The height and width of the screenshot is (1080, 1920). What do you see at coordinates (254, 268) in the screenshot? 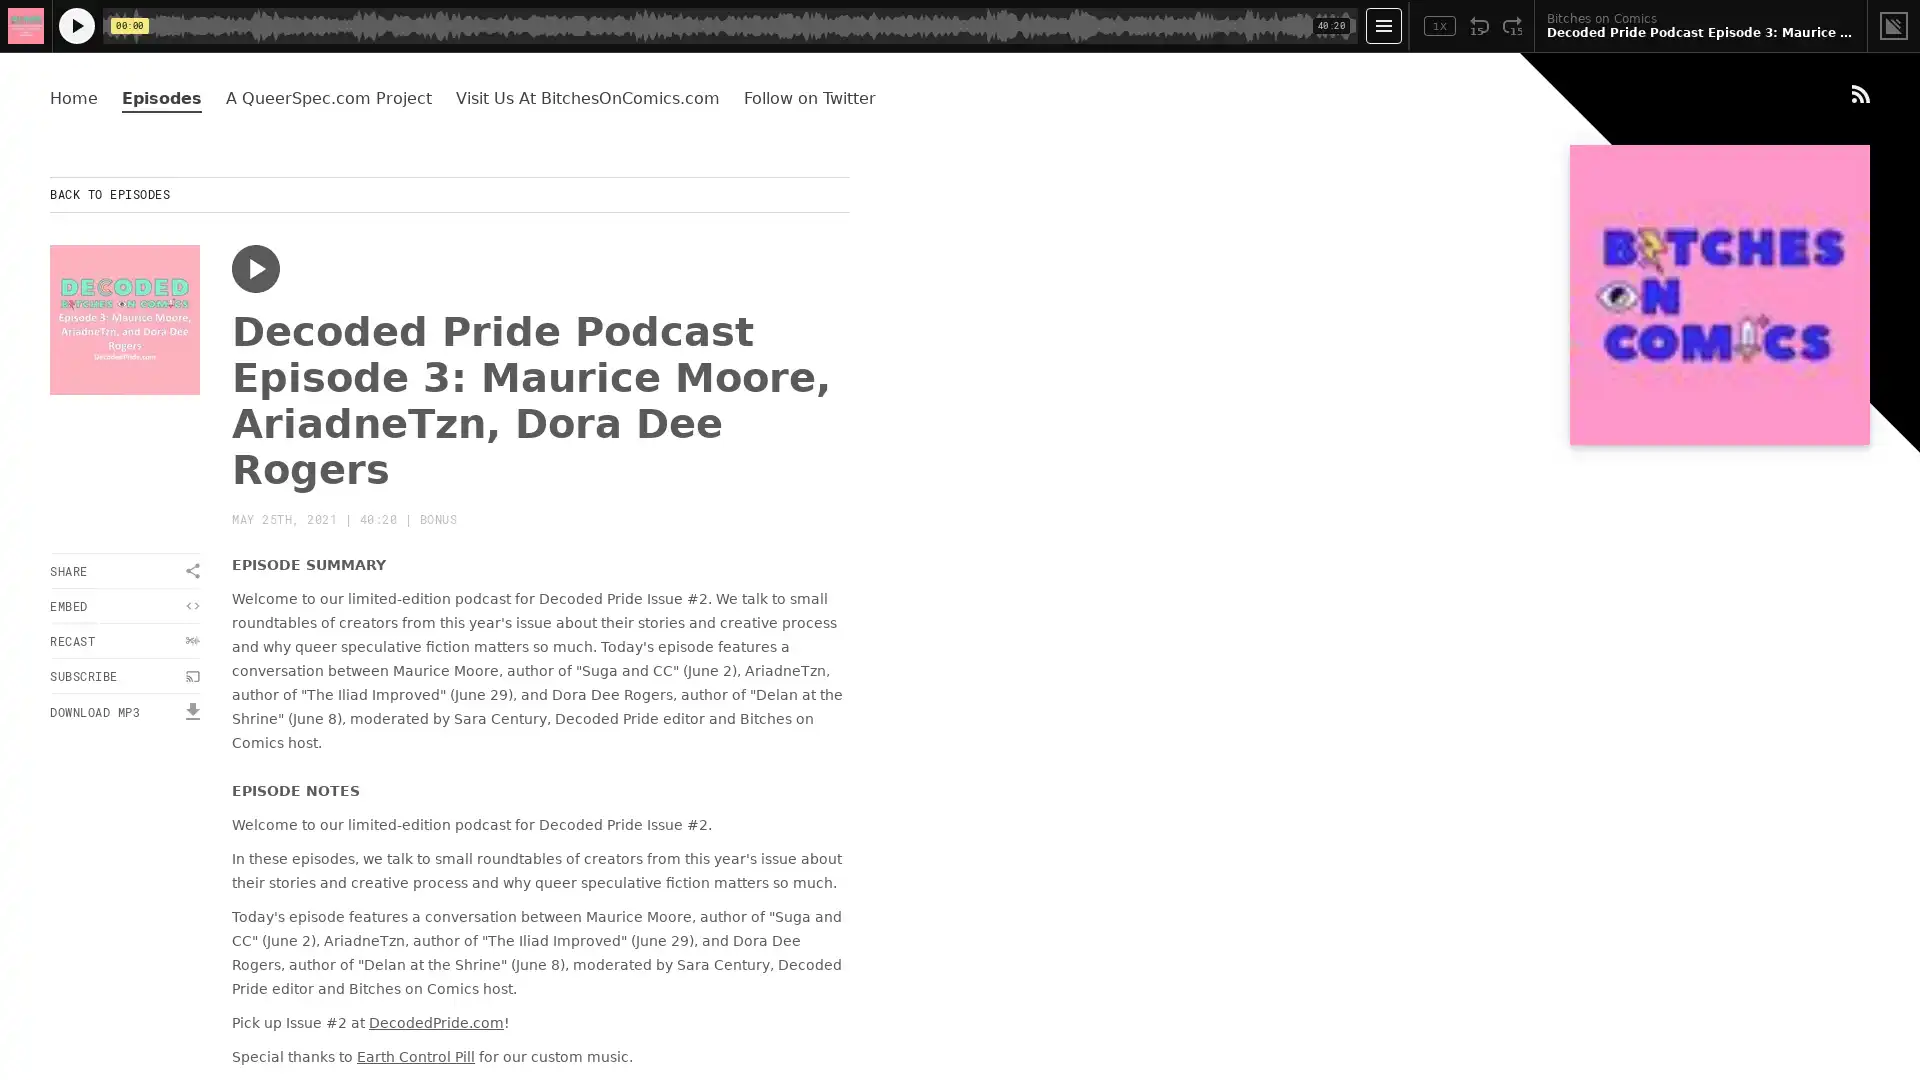
I see `Play` at bounding box center [254, 268].